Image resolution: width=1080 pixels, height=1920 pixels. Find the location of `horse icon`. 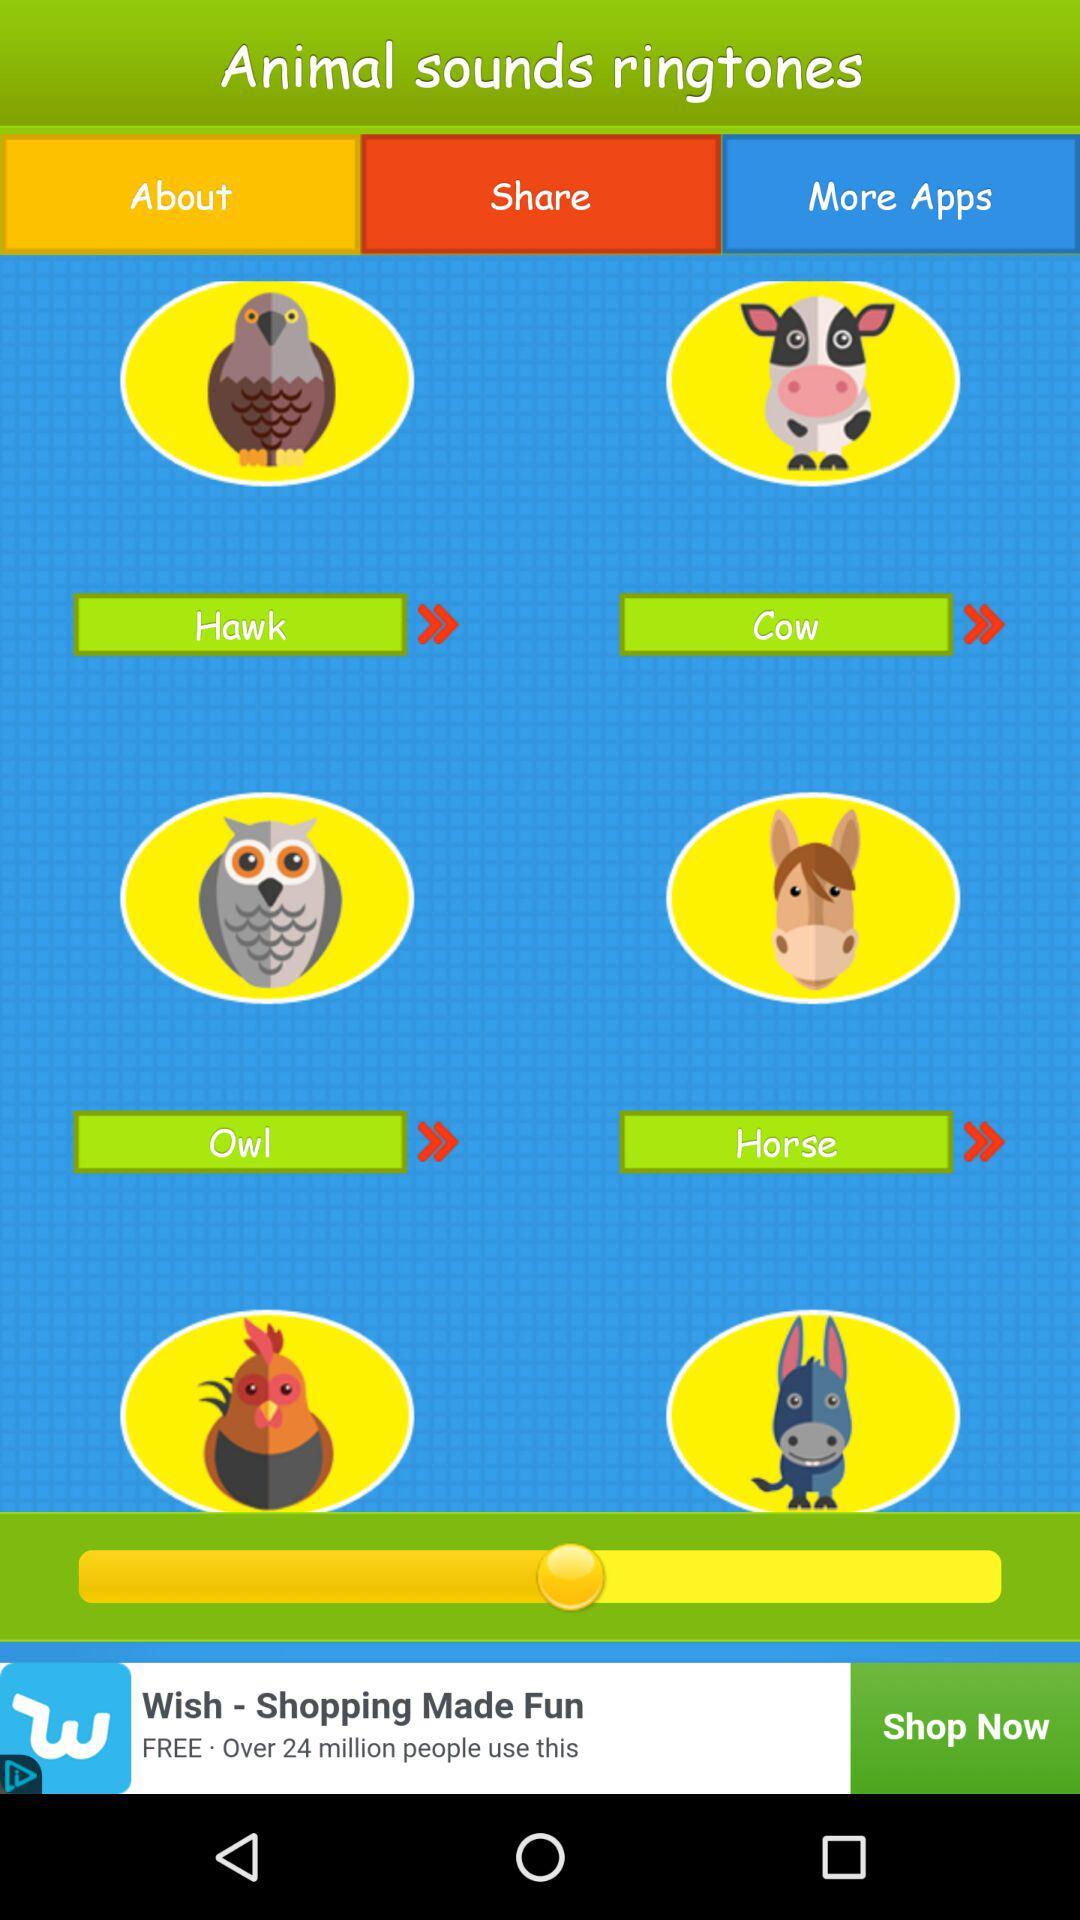

horse icon is located at coordinates (785, 1141).